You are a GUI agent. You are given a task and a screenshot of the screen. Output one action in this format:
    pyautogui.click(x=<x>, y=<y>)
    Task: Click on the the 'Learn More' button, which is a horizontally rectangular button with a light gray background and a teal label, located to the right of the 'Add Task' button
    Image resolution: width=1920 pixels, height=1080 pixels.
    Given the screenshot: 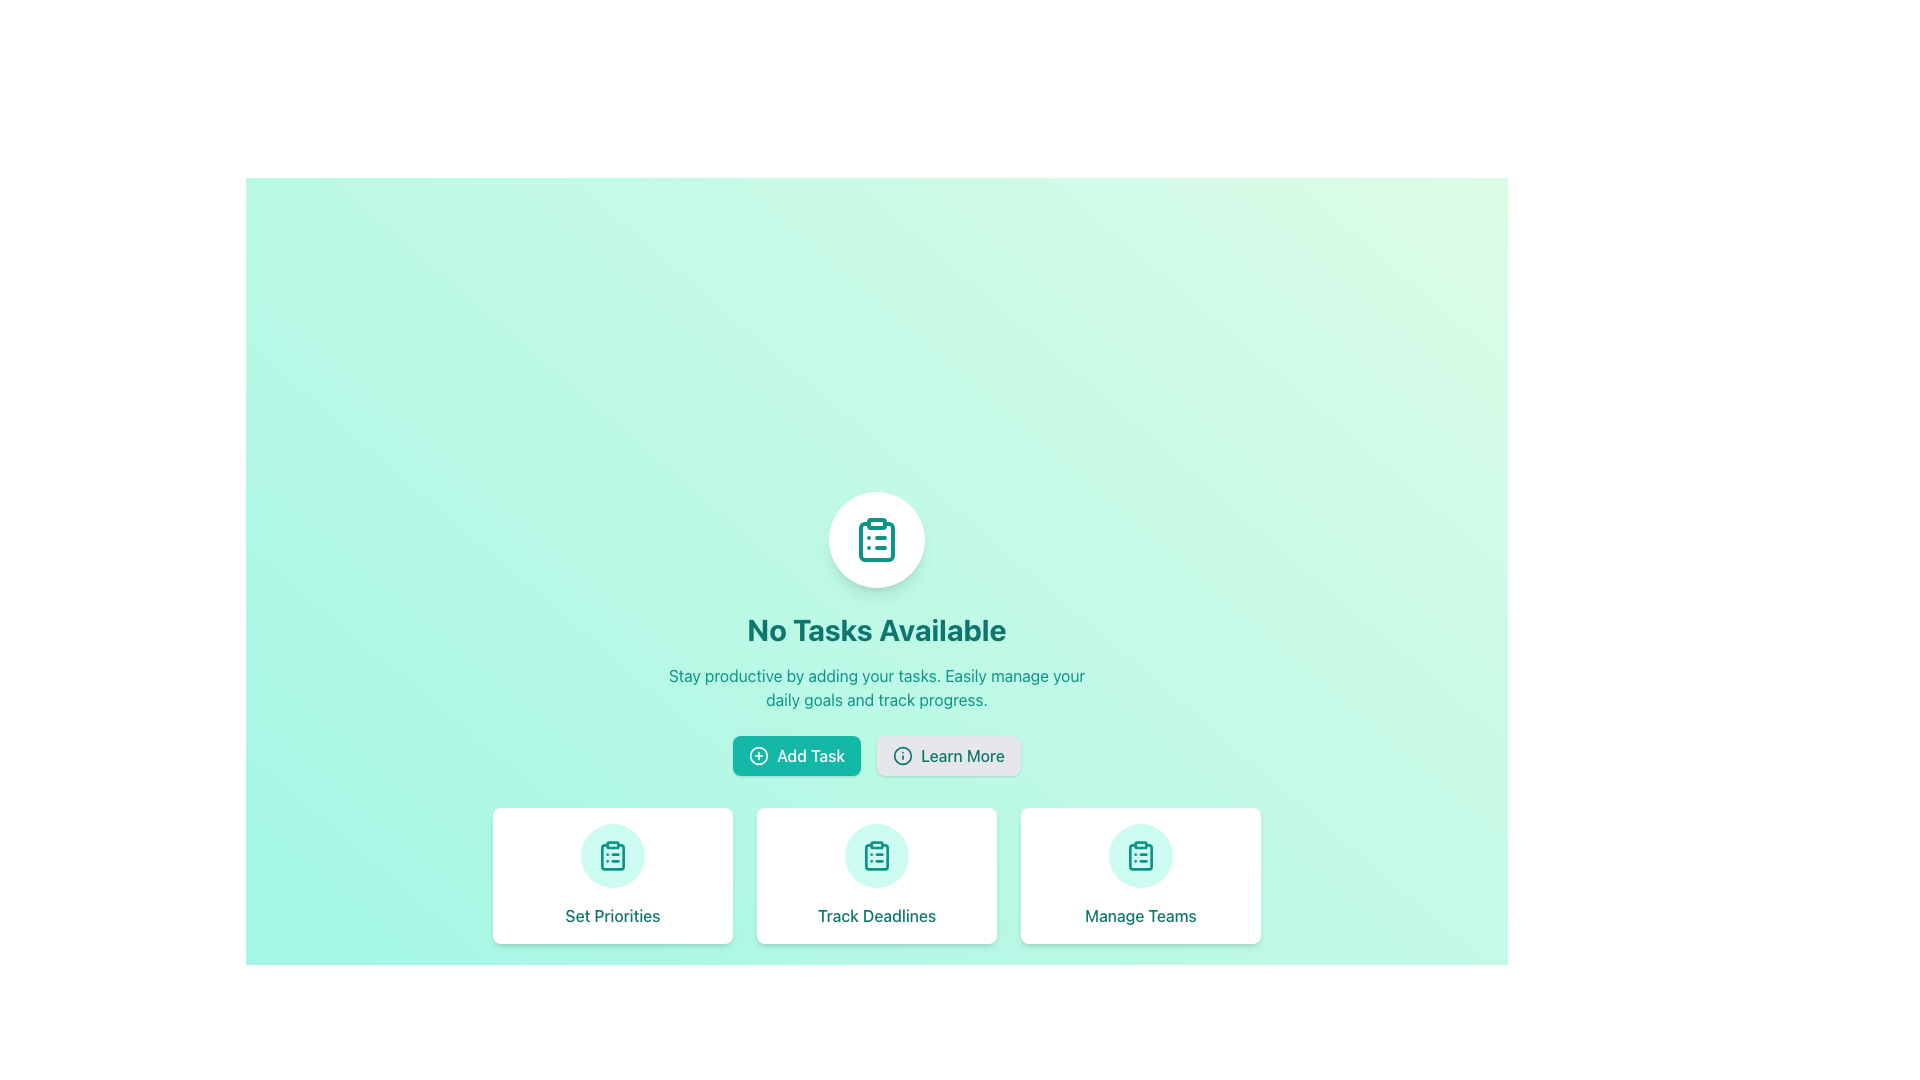 What is the action you would take?
    pyautogui.click(x=947, y=756)
    